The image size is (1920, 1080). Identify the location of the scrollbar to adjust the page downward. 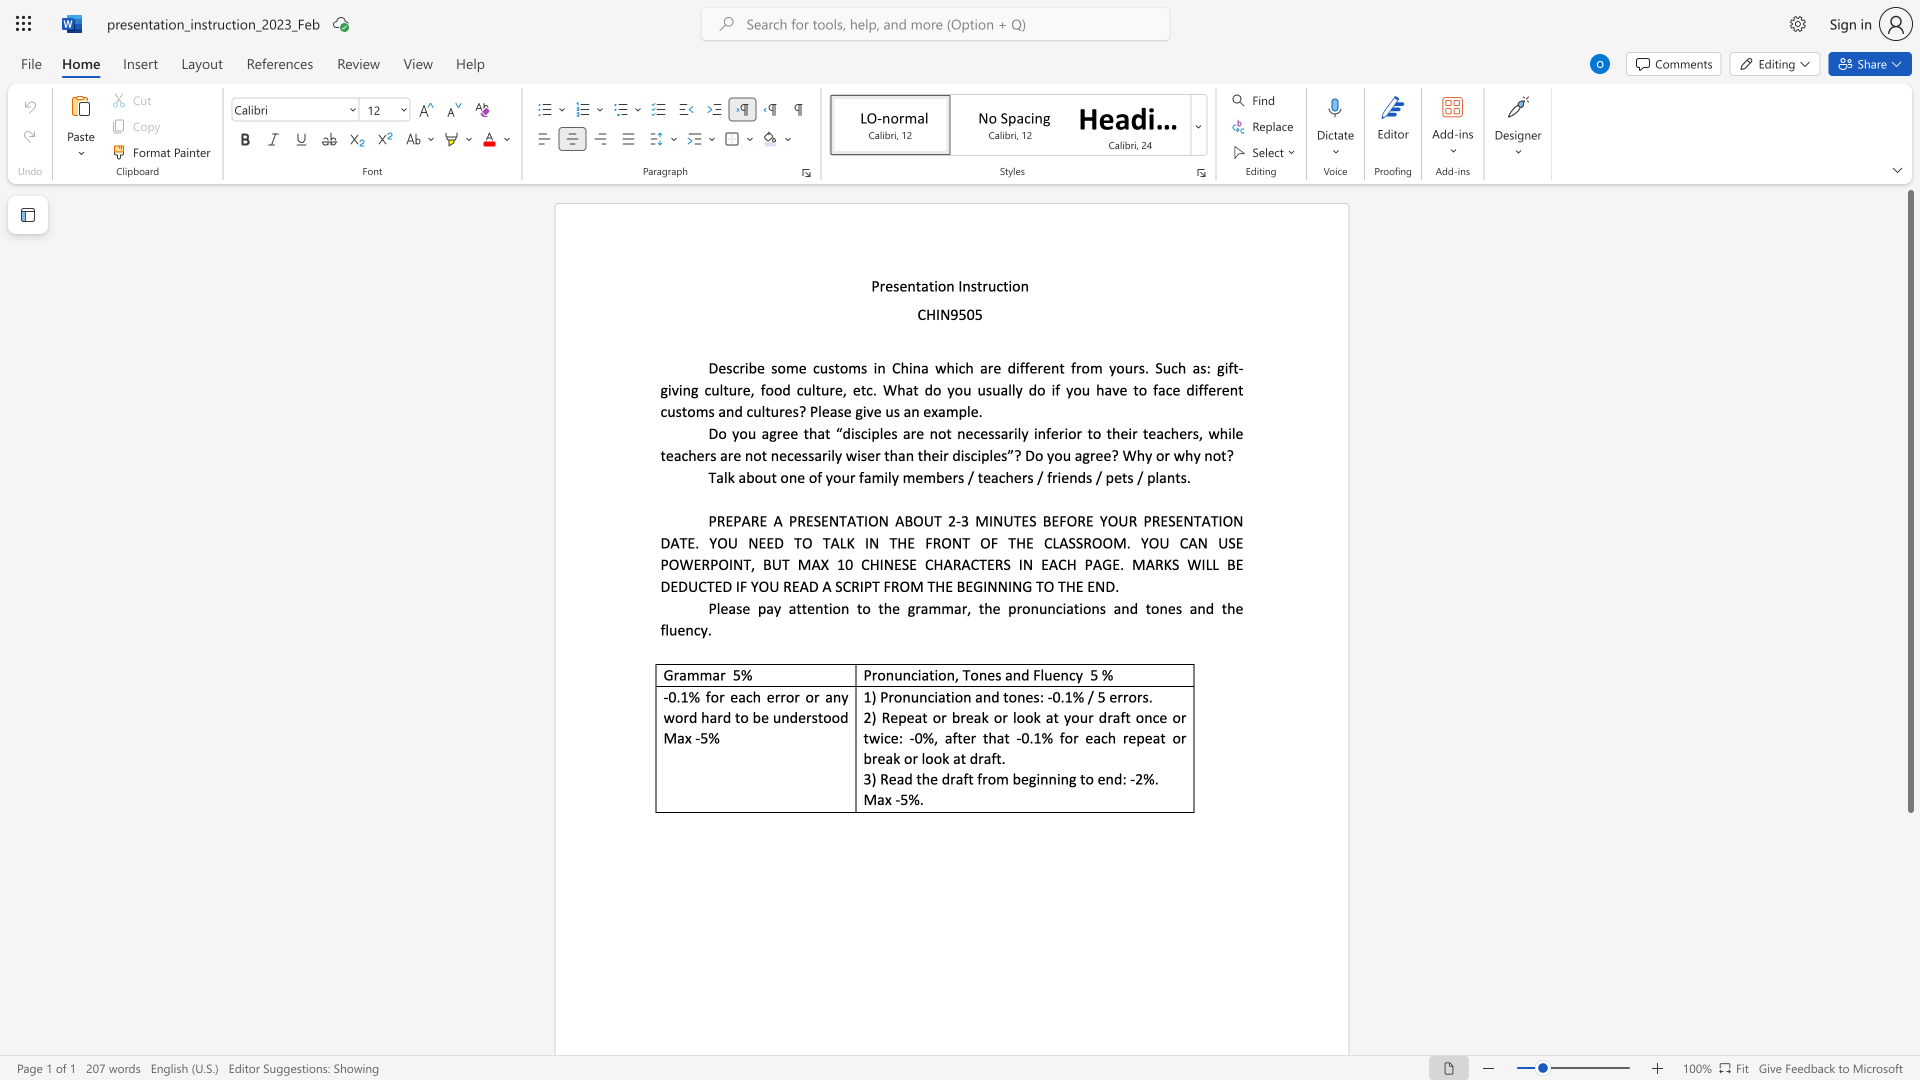
(1909, 978).